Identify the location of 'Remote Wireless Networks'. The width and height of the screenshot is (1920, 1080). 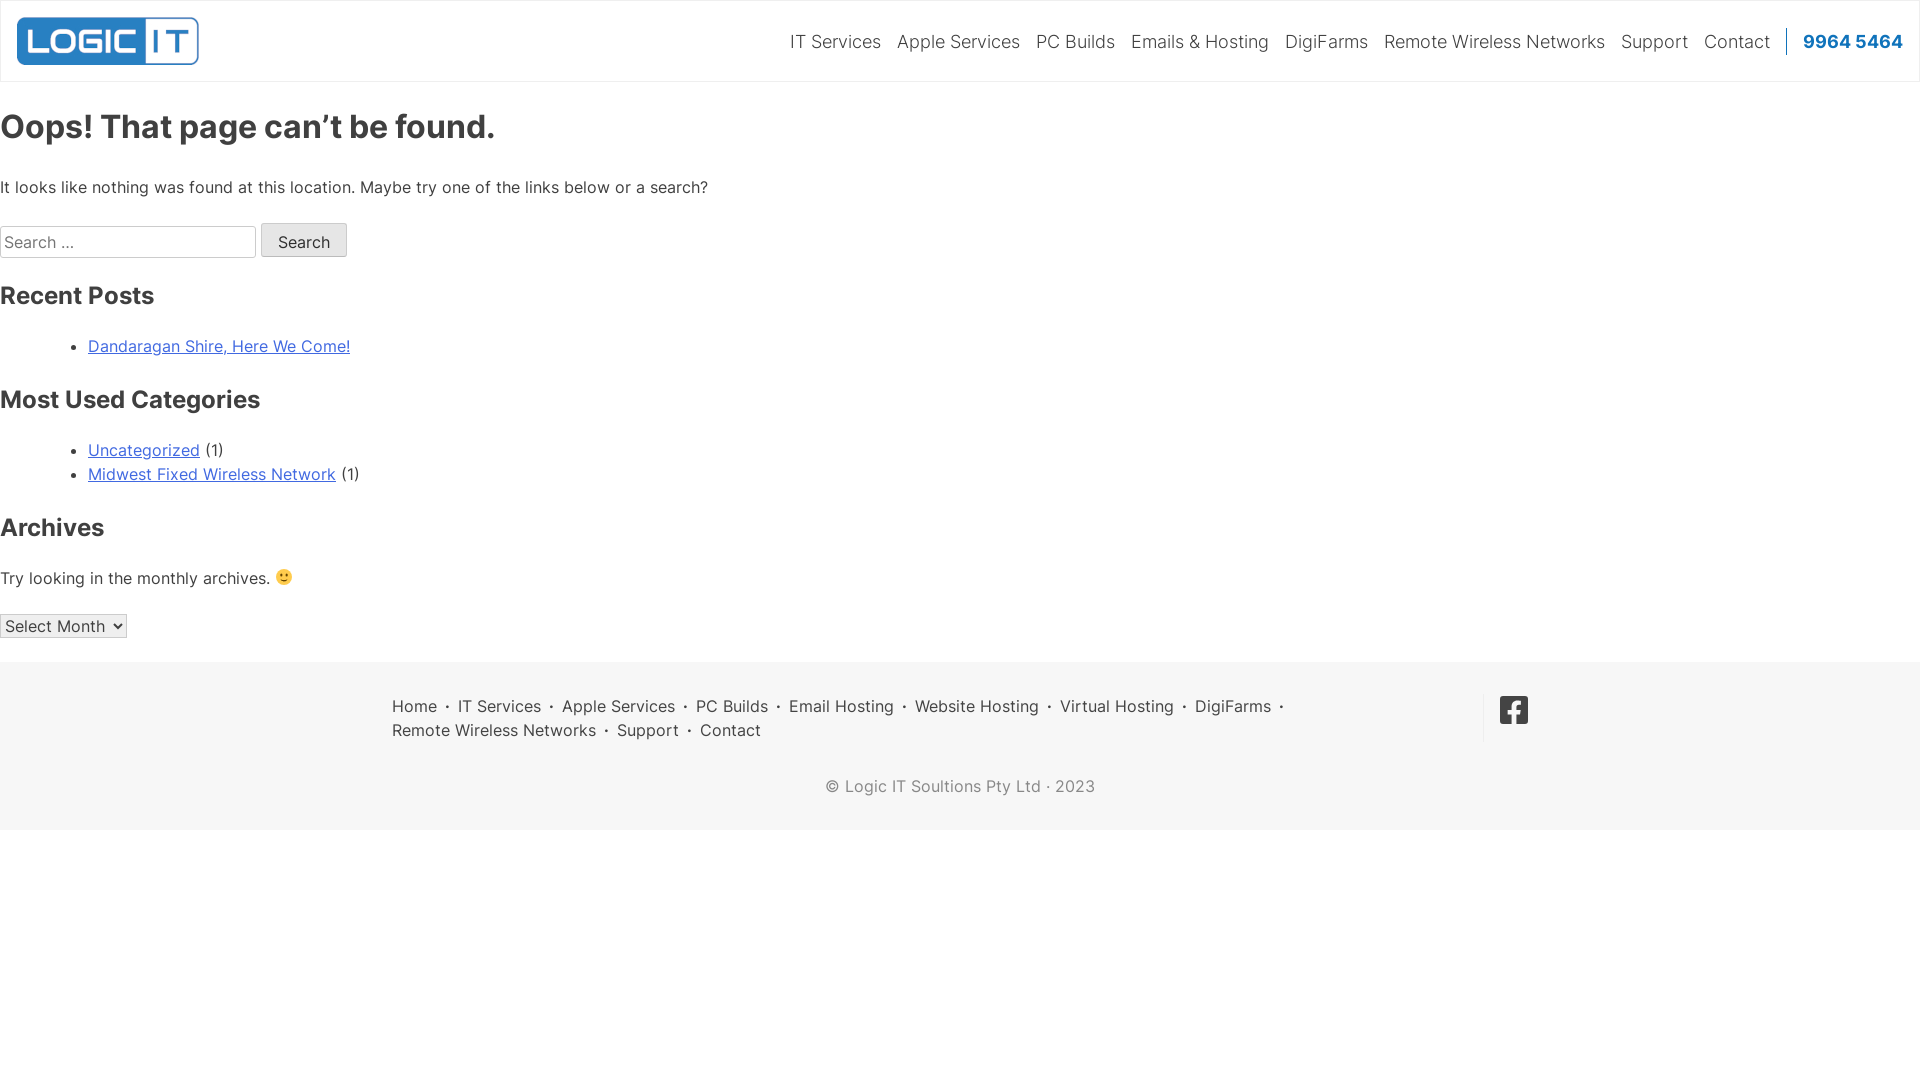
(494, 729).